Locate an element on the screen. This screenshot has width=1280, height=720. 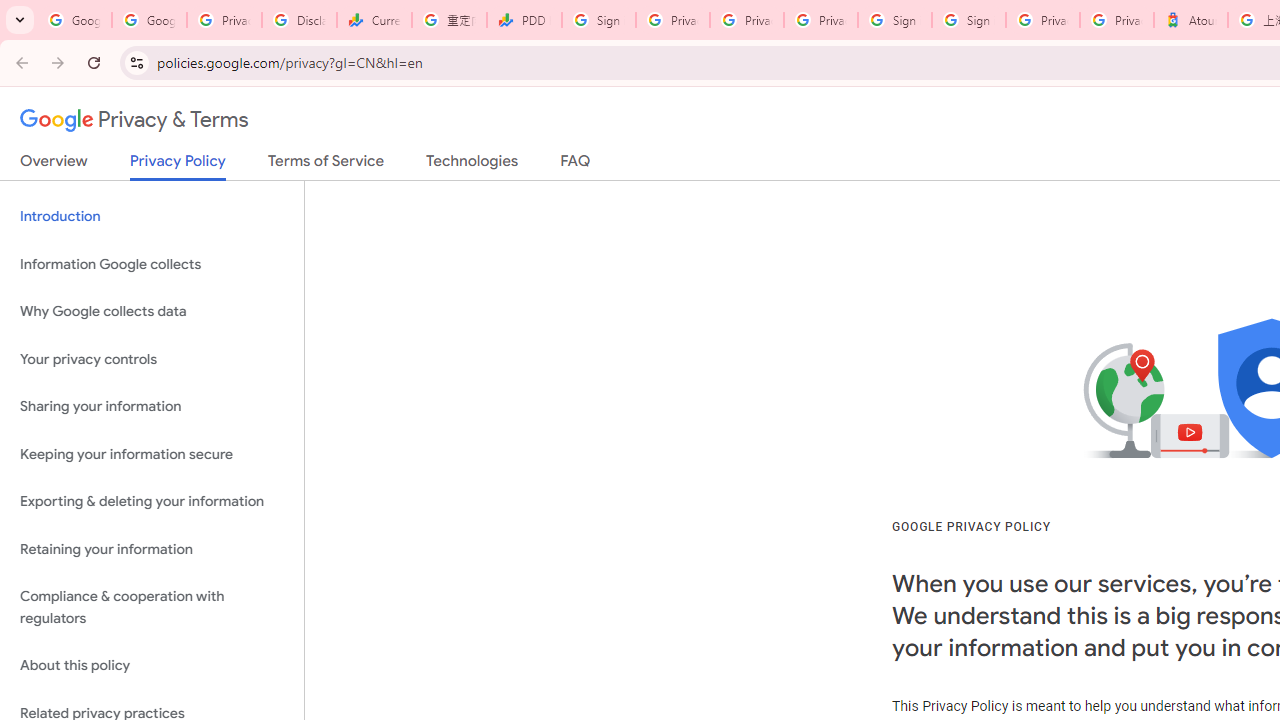
'Google Workspace Admin Community' is located at coordinates (74, 20).